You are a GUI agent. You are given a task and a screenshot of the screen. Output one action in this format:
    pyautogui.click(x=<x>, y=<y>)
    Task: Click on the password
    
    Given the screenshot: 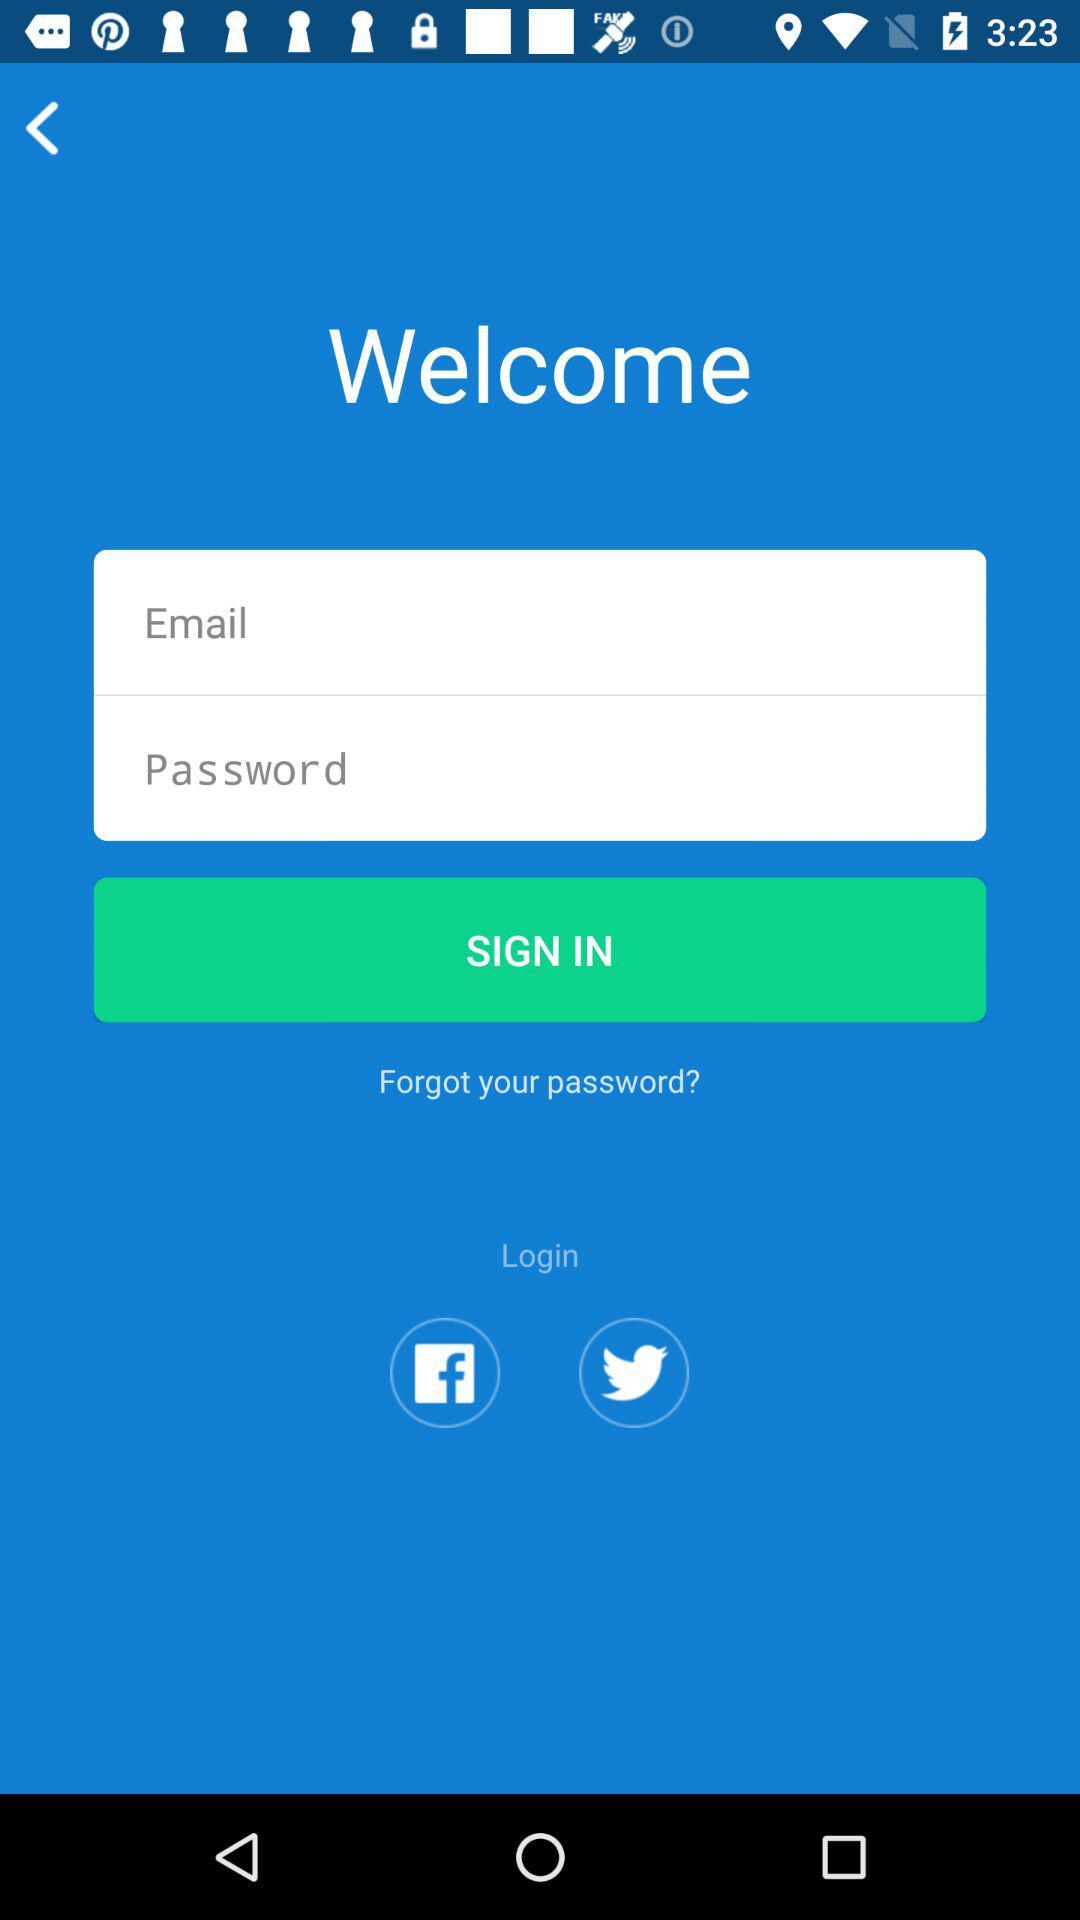 What is the action you would take?
    pyautogui.click(x=540, y=767)
    